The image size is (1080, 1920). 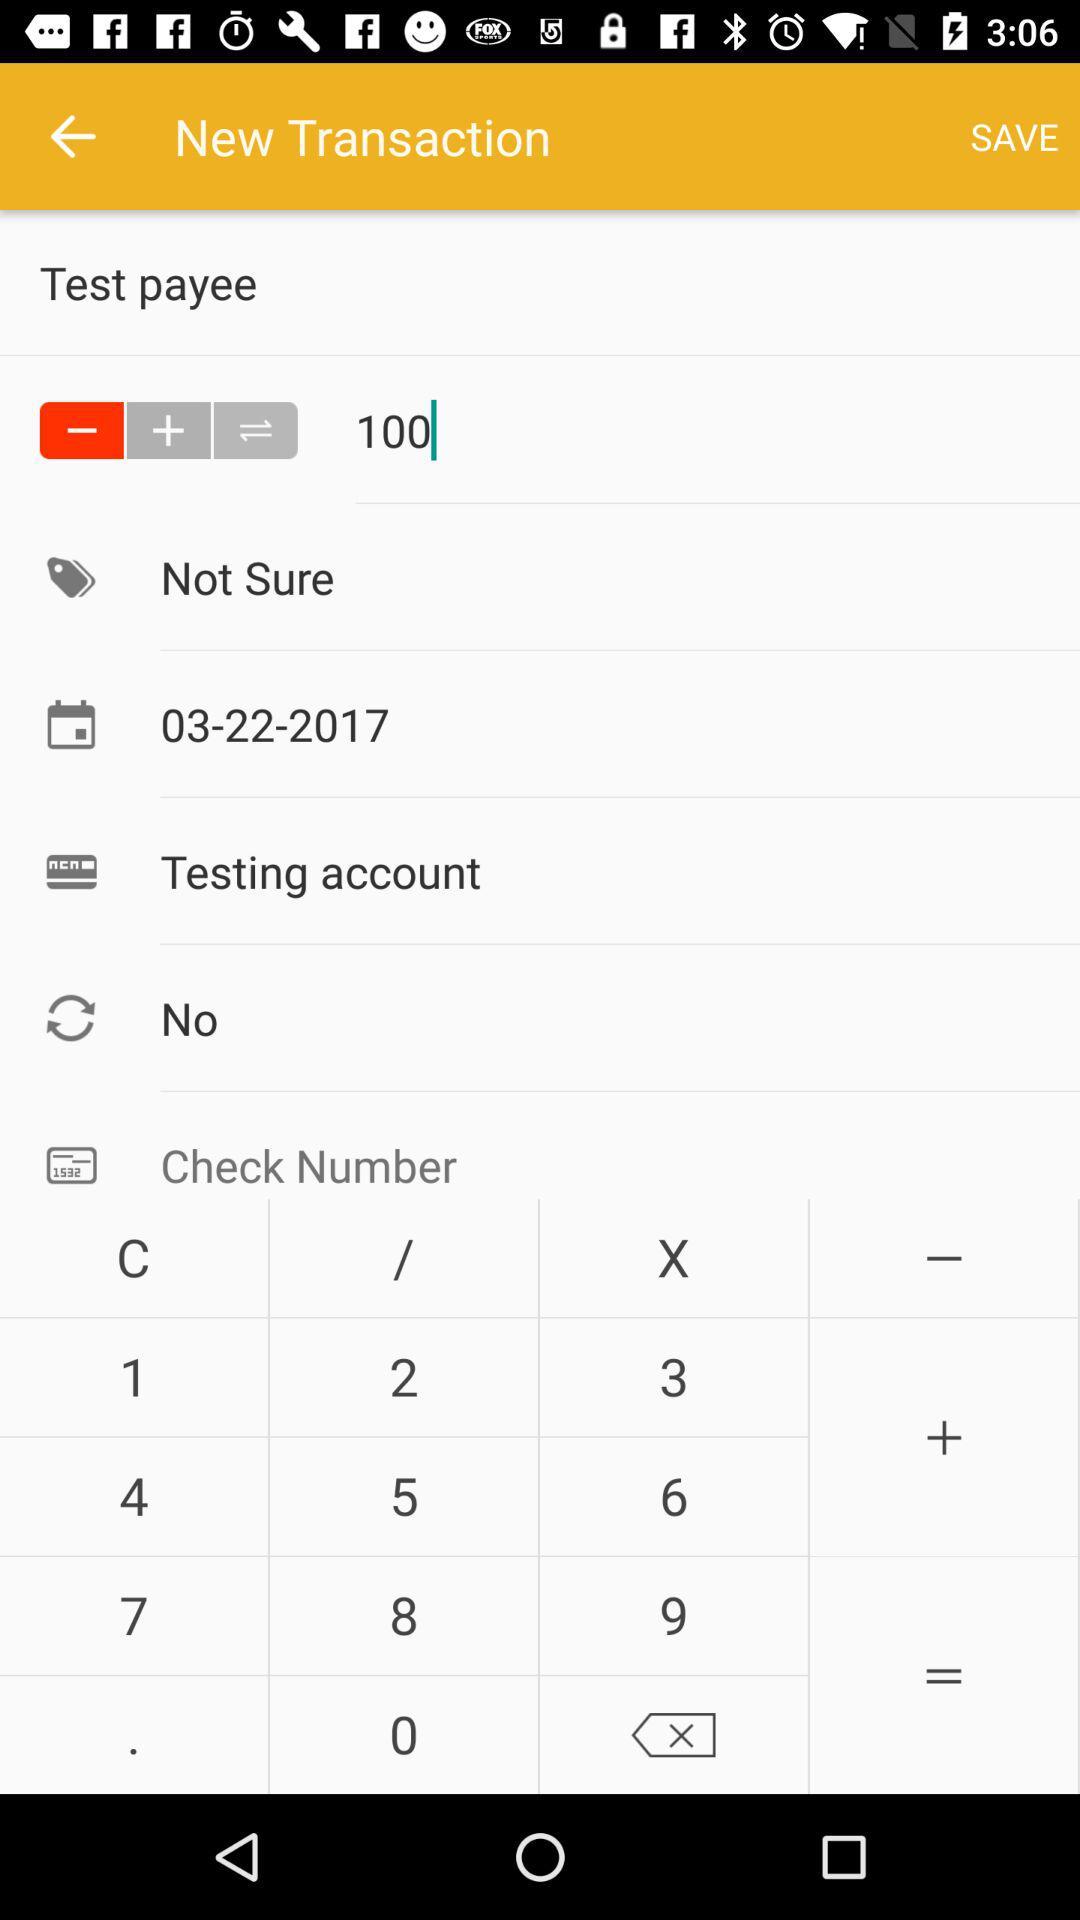 What do you see at coordinates (168, 429) in the screenshot?
I see `symbol next to` at bounding box center [168, 429].